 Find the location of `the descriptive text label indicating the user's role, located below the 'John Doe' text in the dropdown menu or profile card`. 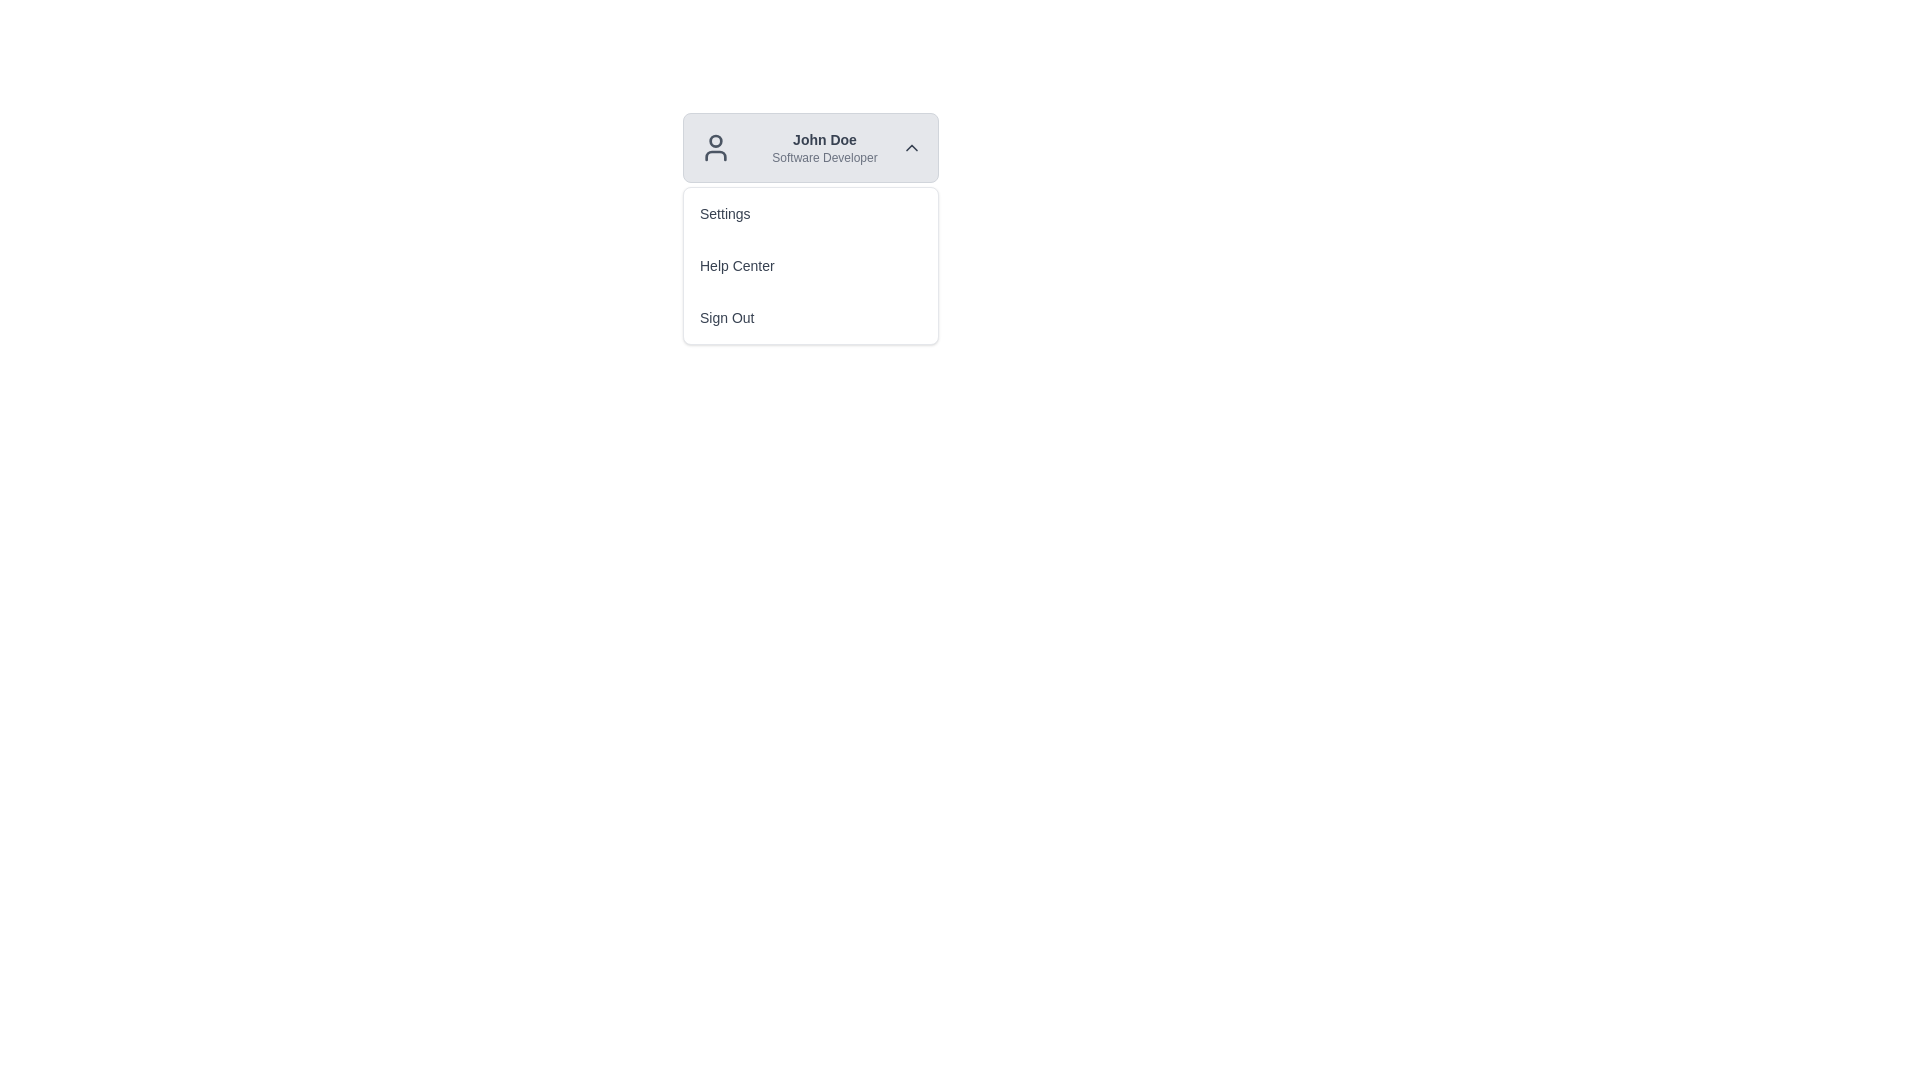

the descriptive text label indicating the user's role, located below the 'John Doe' text in the dropdown menu or profile card is located at coordinates (825, 157).